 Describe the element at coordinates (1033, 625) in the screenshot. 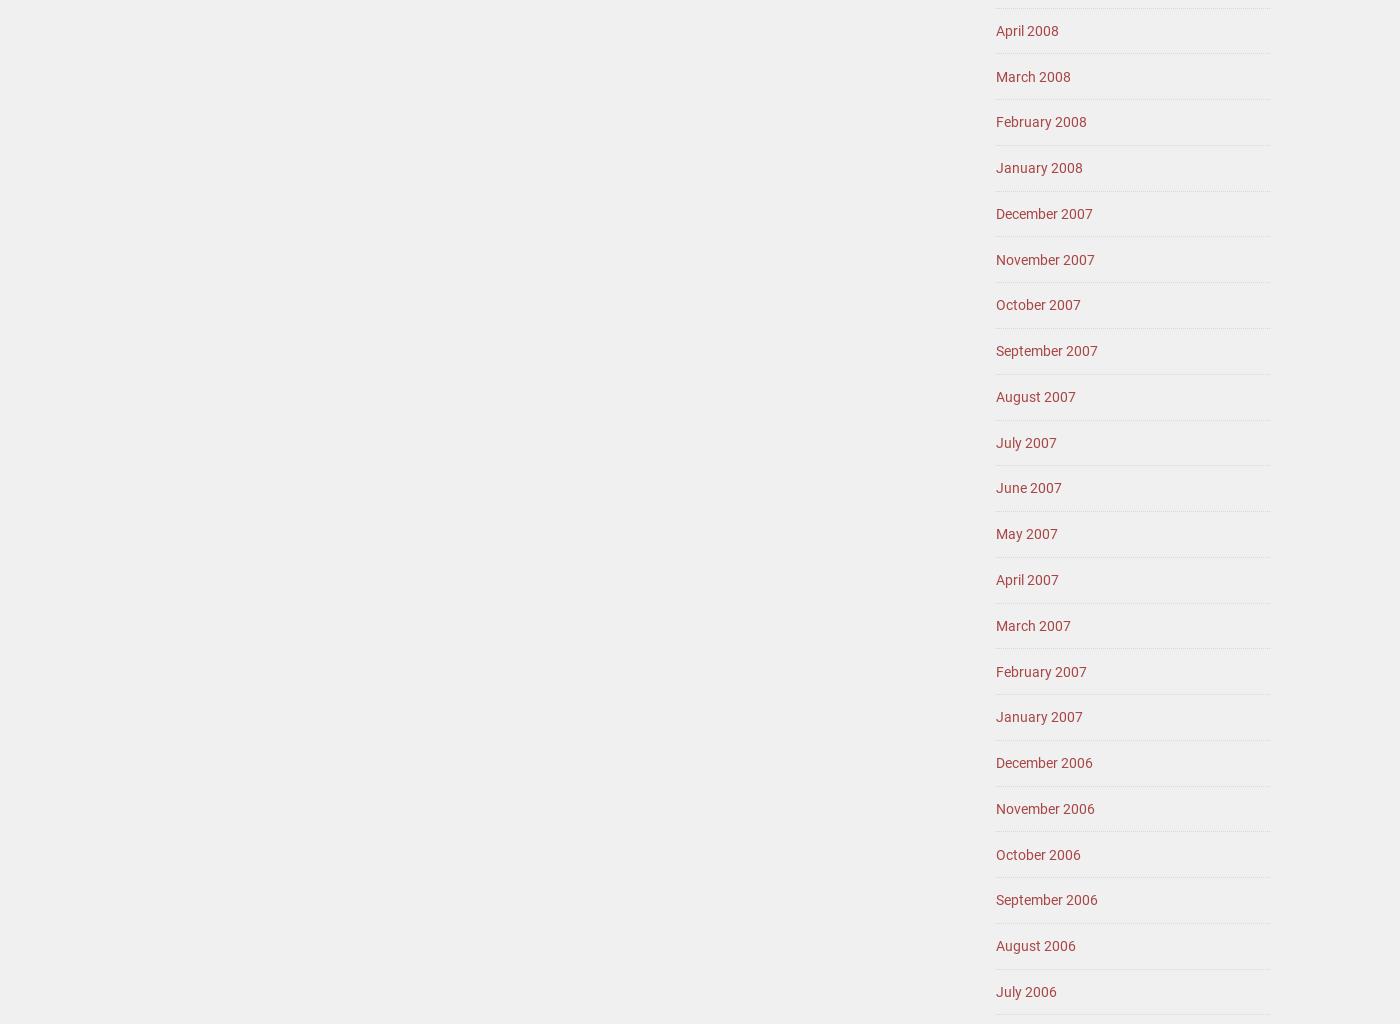

I see `'March 2007'` at that location.